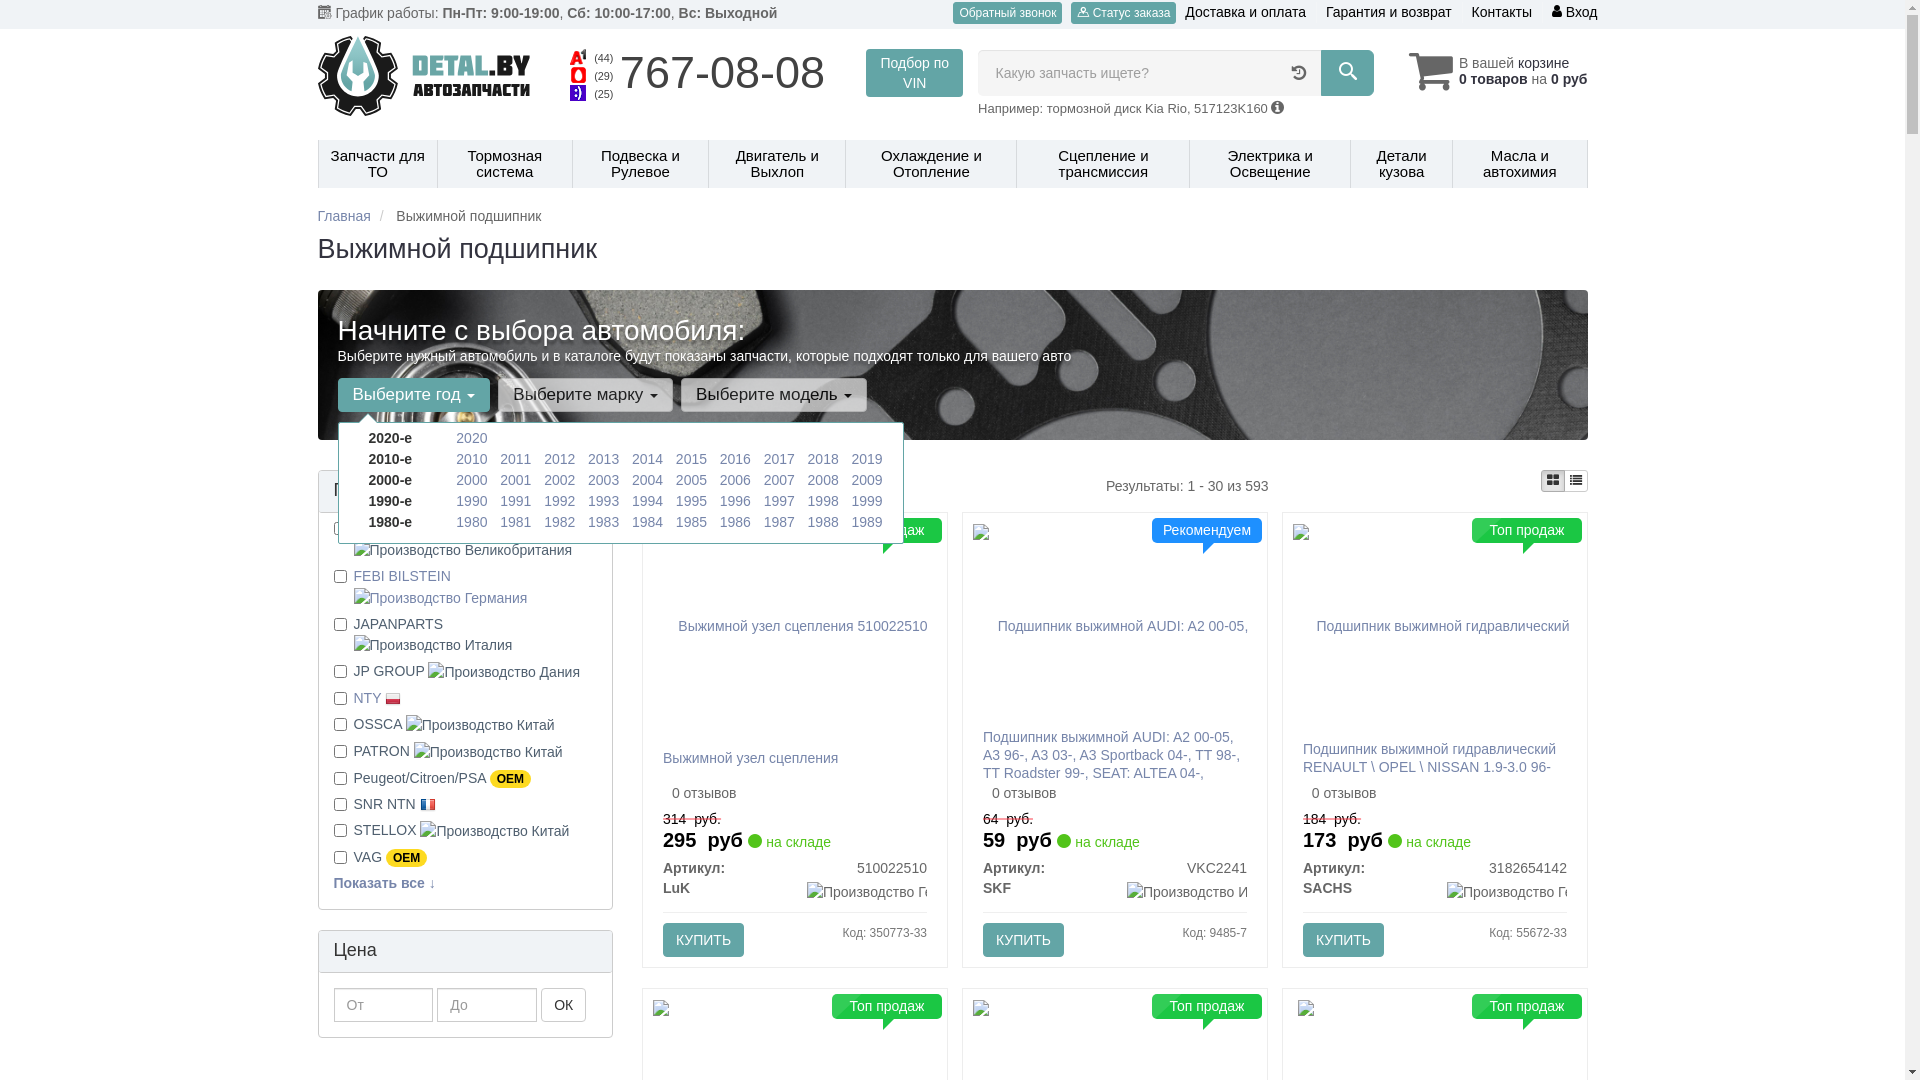 The height and width of the screenshot is (1080, 1920). What do you see at coordinates (559, 520) in the screenshot?
I see `'1982'` at bounding box center [559, 520].